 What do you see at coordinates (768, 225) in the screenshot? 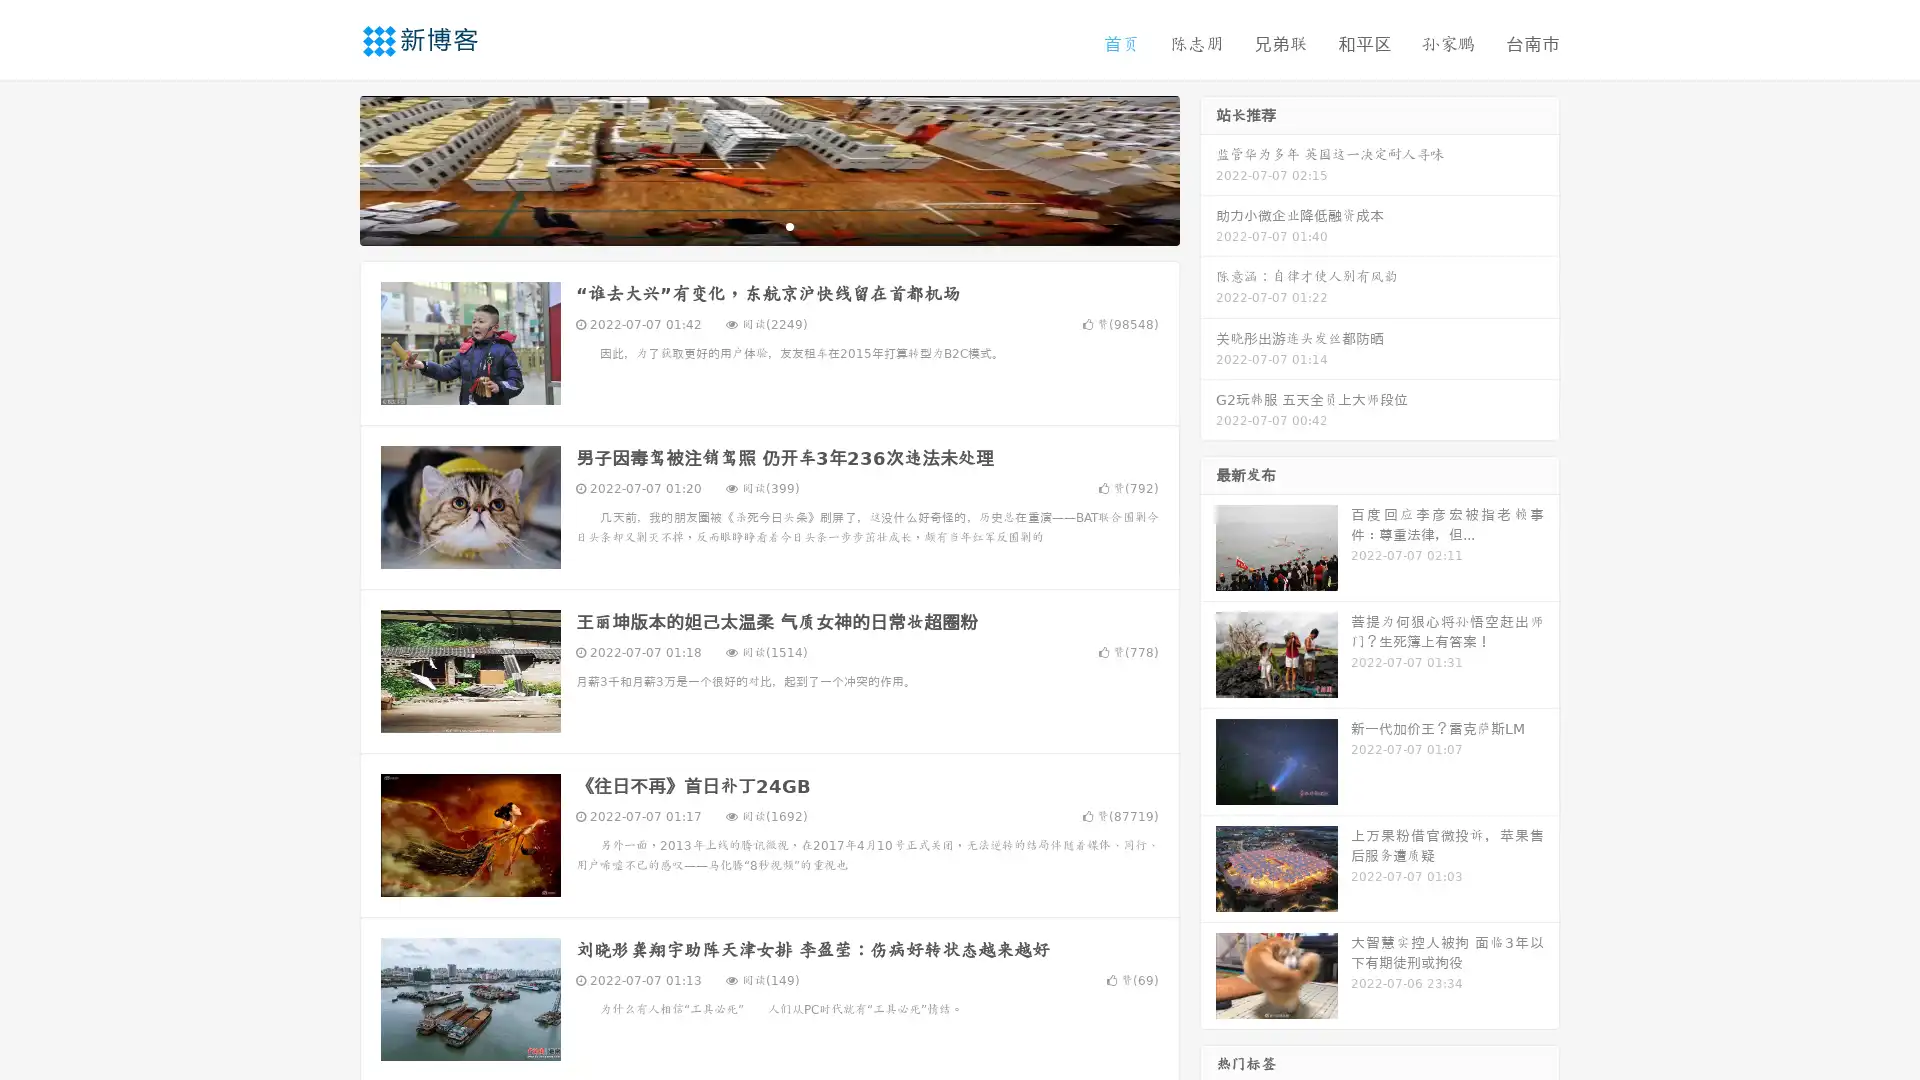
I see `Go to slide 2` at bounding box center [768, 225].